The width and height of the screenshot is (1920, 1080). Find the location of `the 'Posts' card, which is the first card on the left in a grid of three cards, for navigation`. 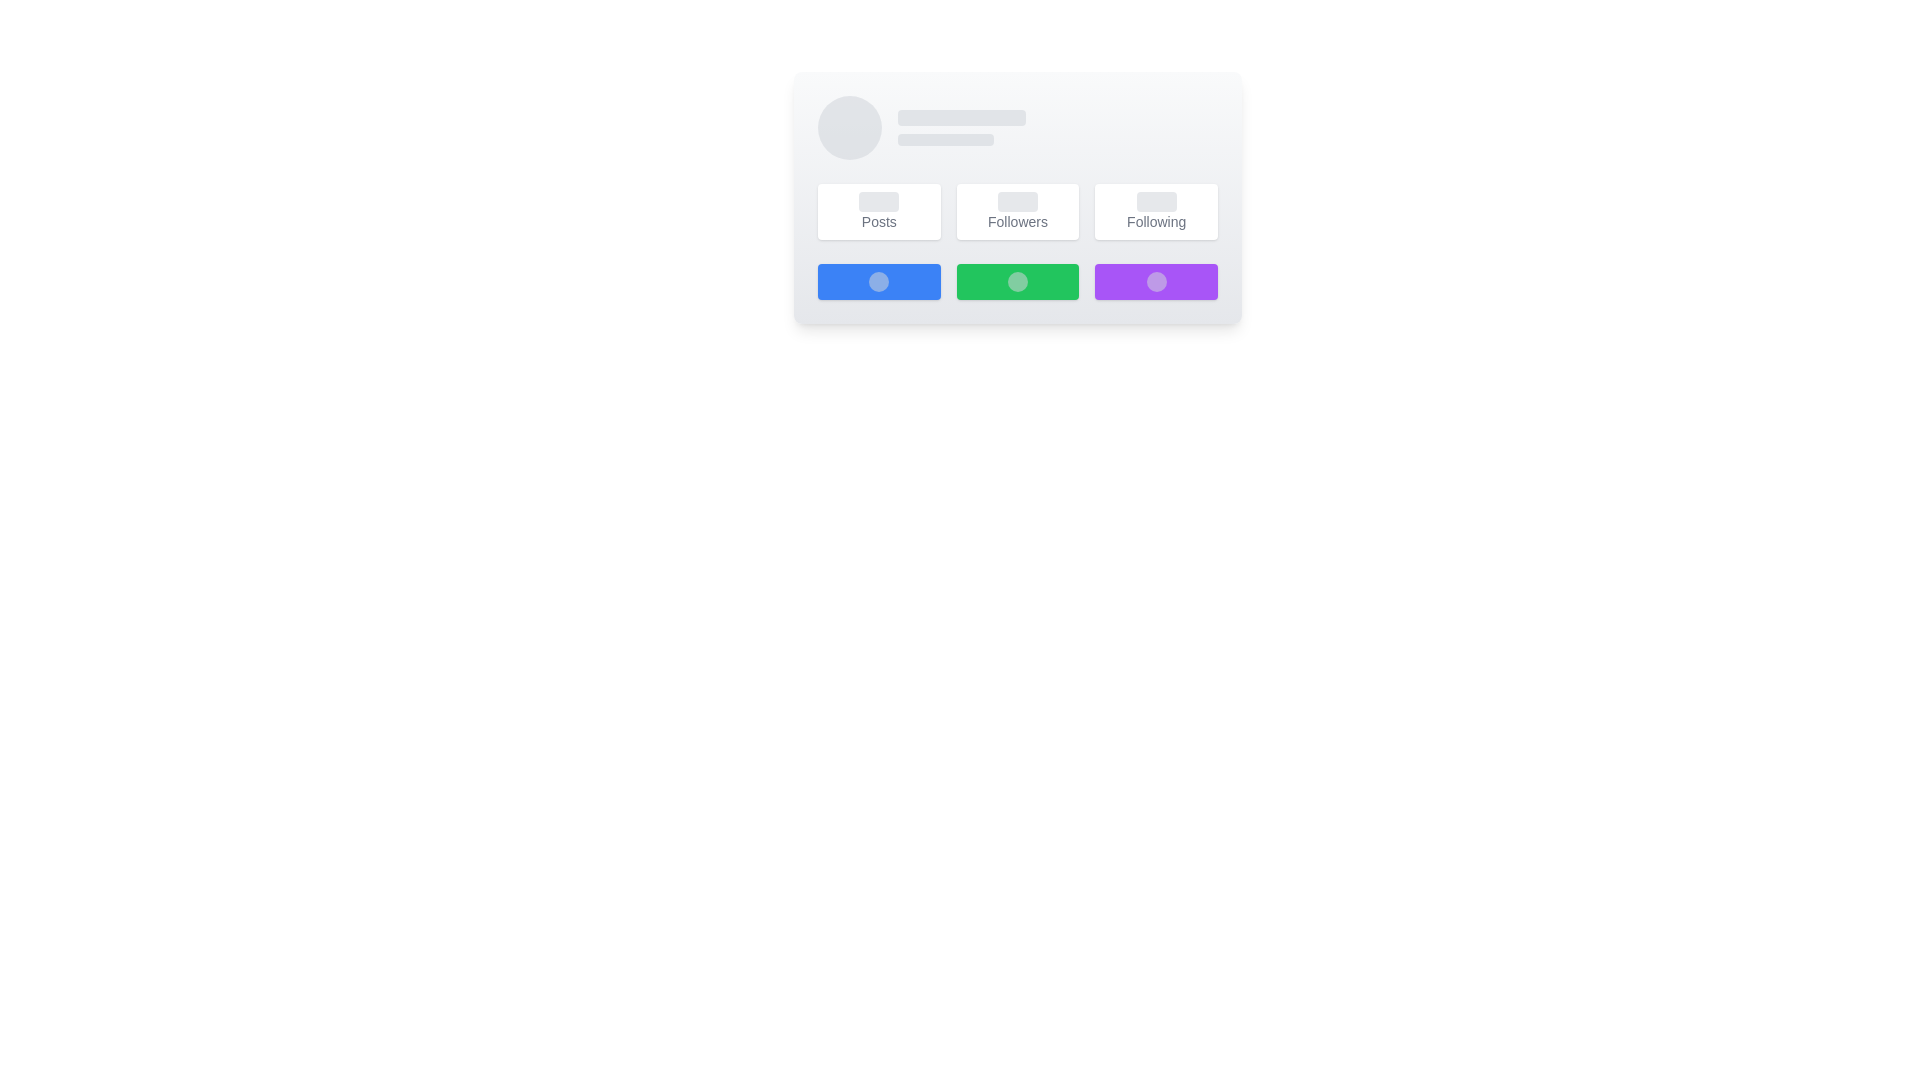

the 'Posts' card, which is the first card on the left in a grid of three cards, for navigation is located at coordinates (879, 212).